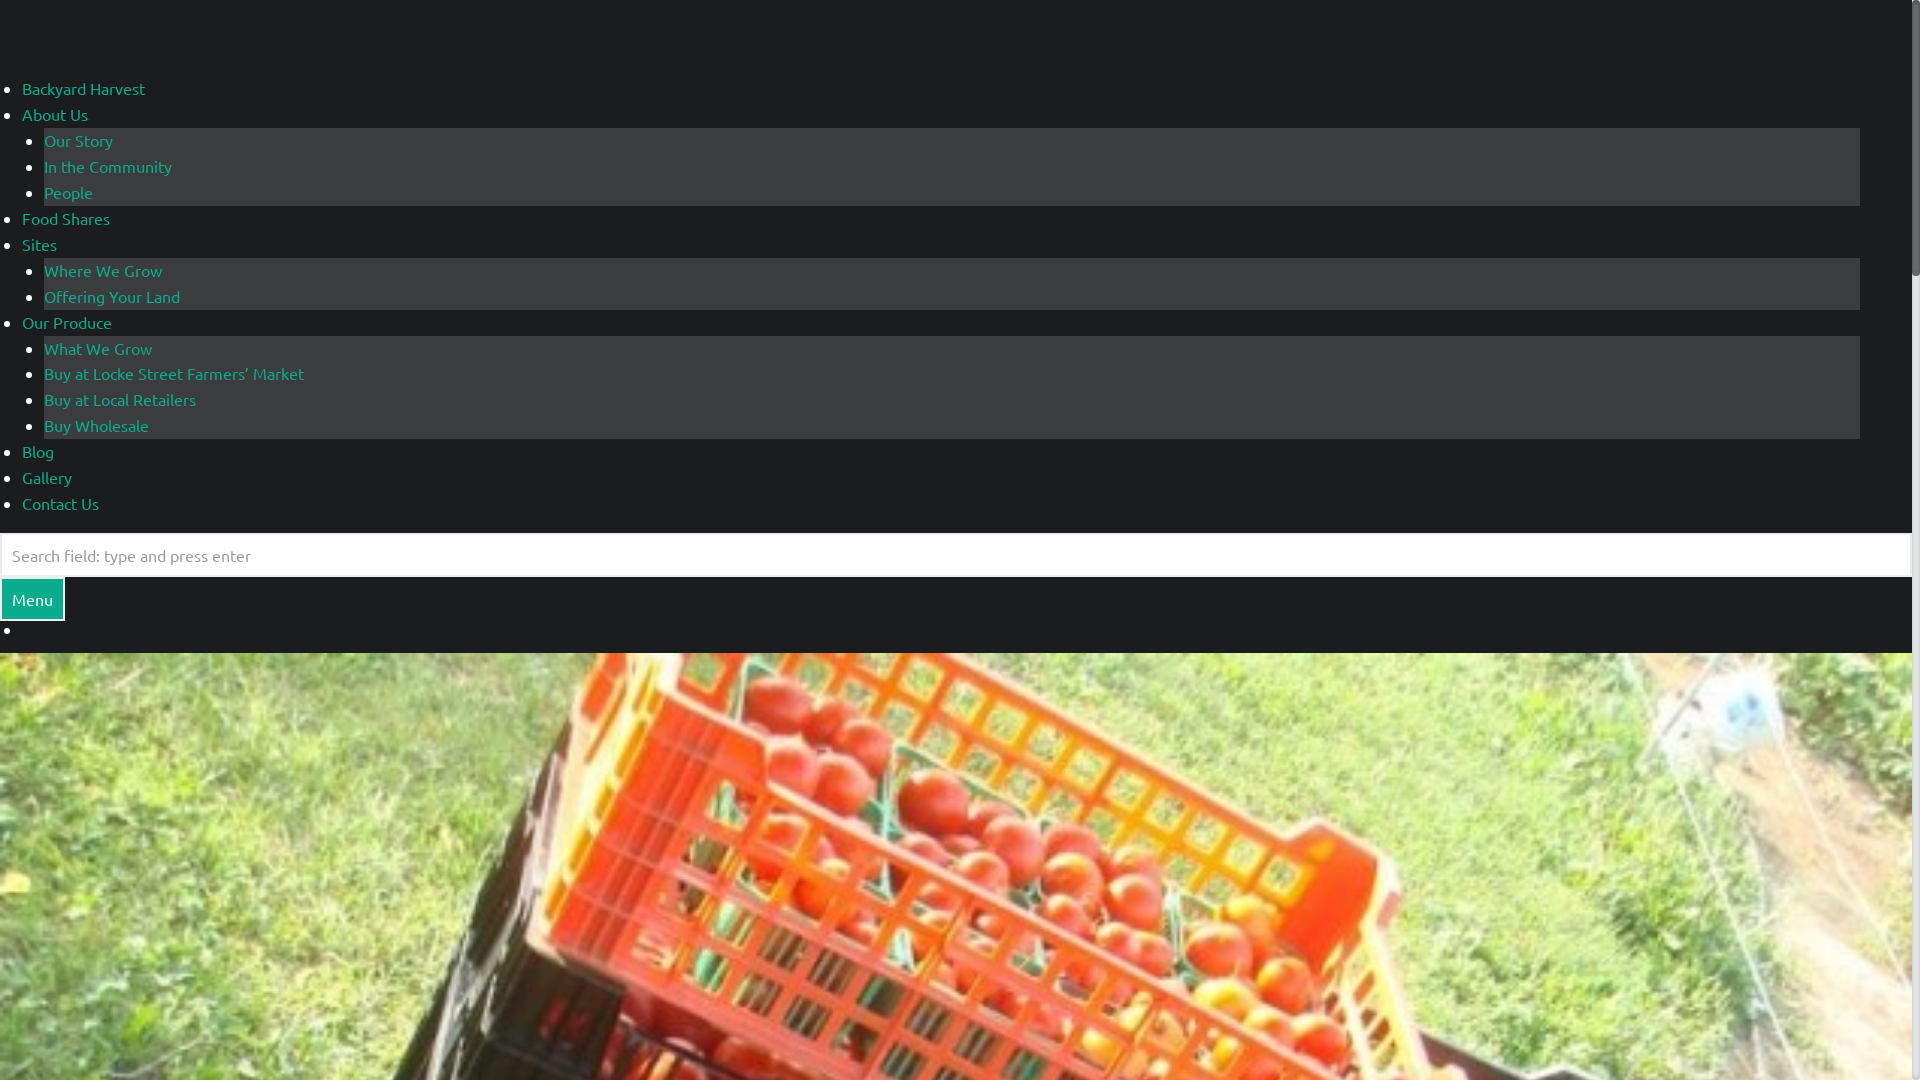 This screenshot has height=1080, width=1920. I want to click on 'In the Community', so click(107, 164).